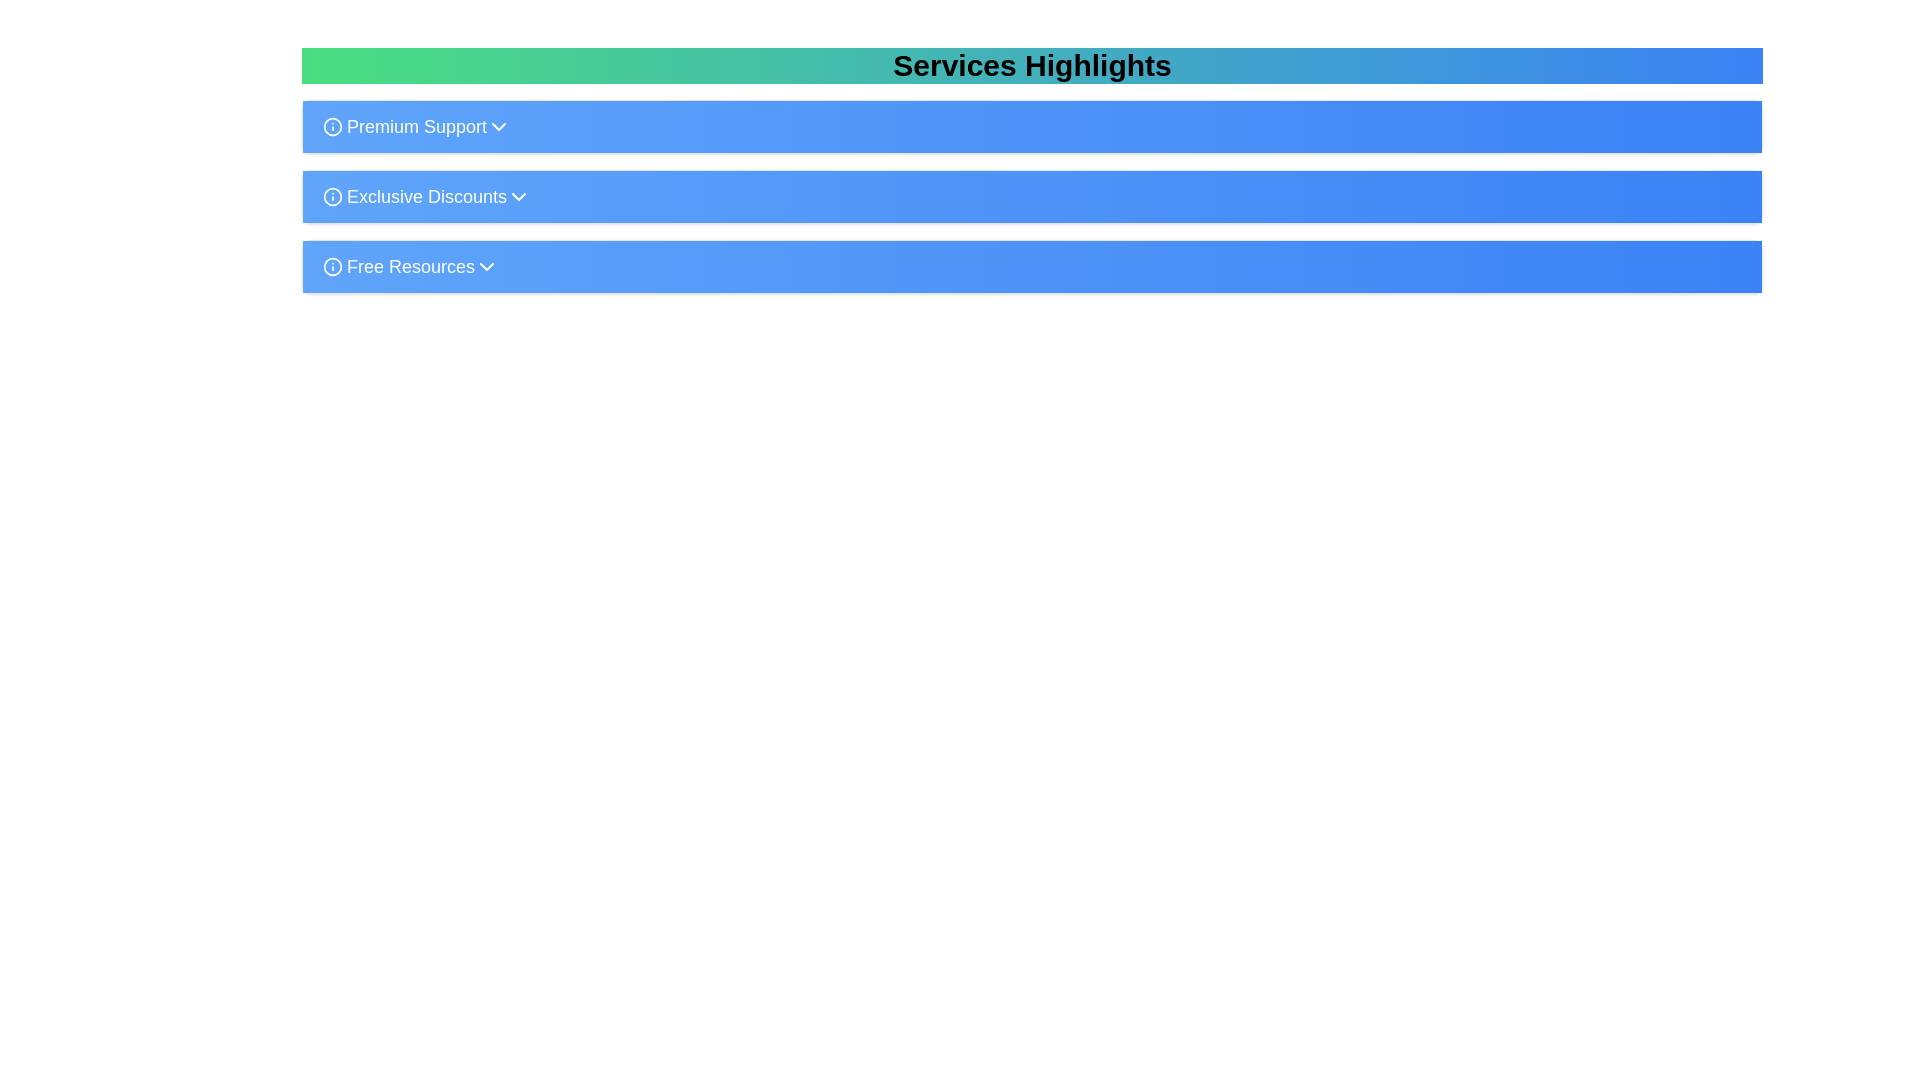  Describe the element at coordinates (332, 196) in the screenshot. I see `the SVG circle indicator located within the 'Exclusive Discounts' section` at that location.